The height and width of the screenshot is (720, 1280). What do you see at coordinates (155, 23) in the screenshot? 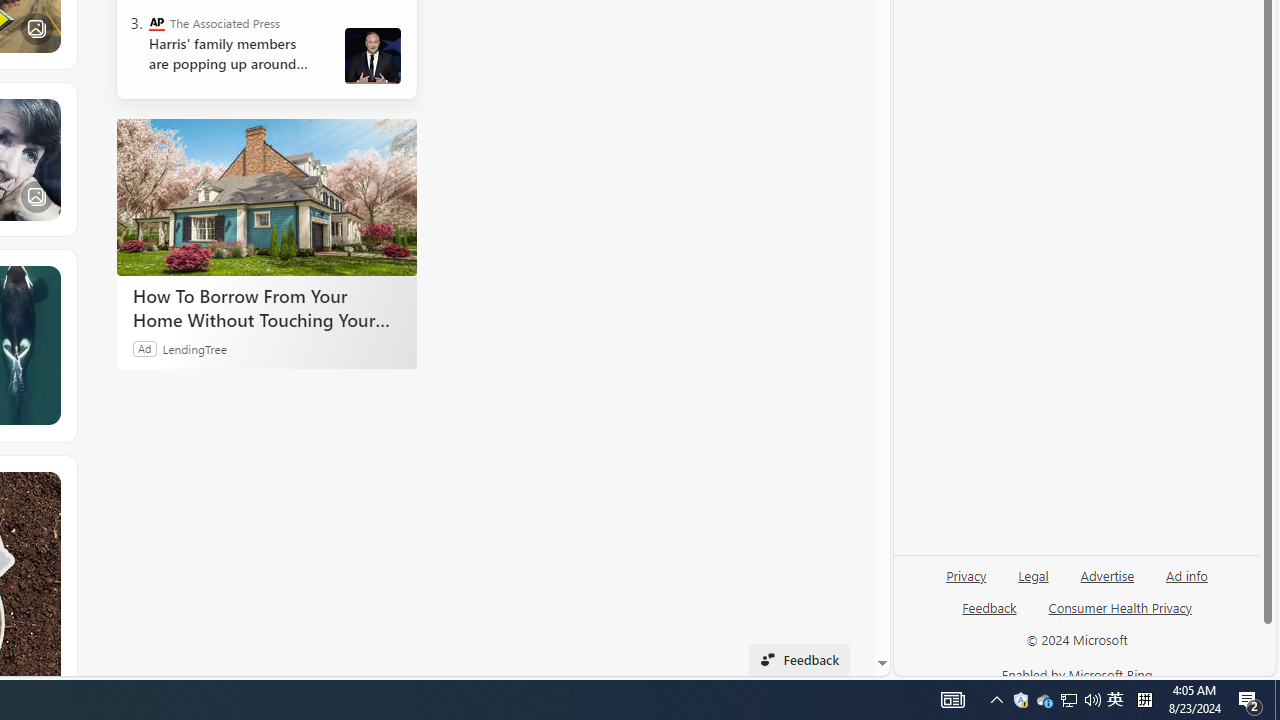
I see `'The Associated Press'` at bounding box center [155, 23].